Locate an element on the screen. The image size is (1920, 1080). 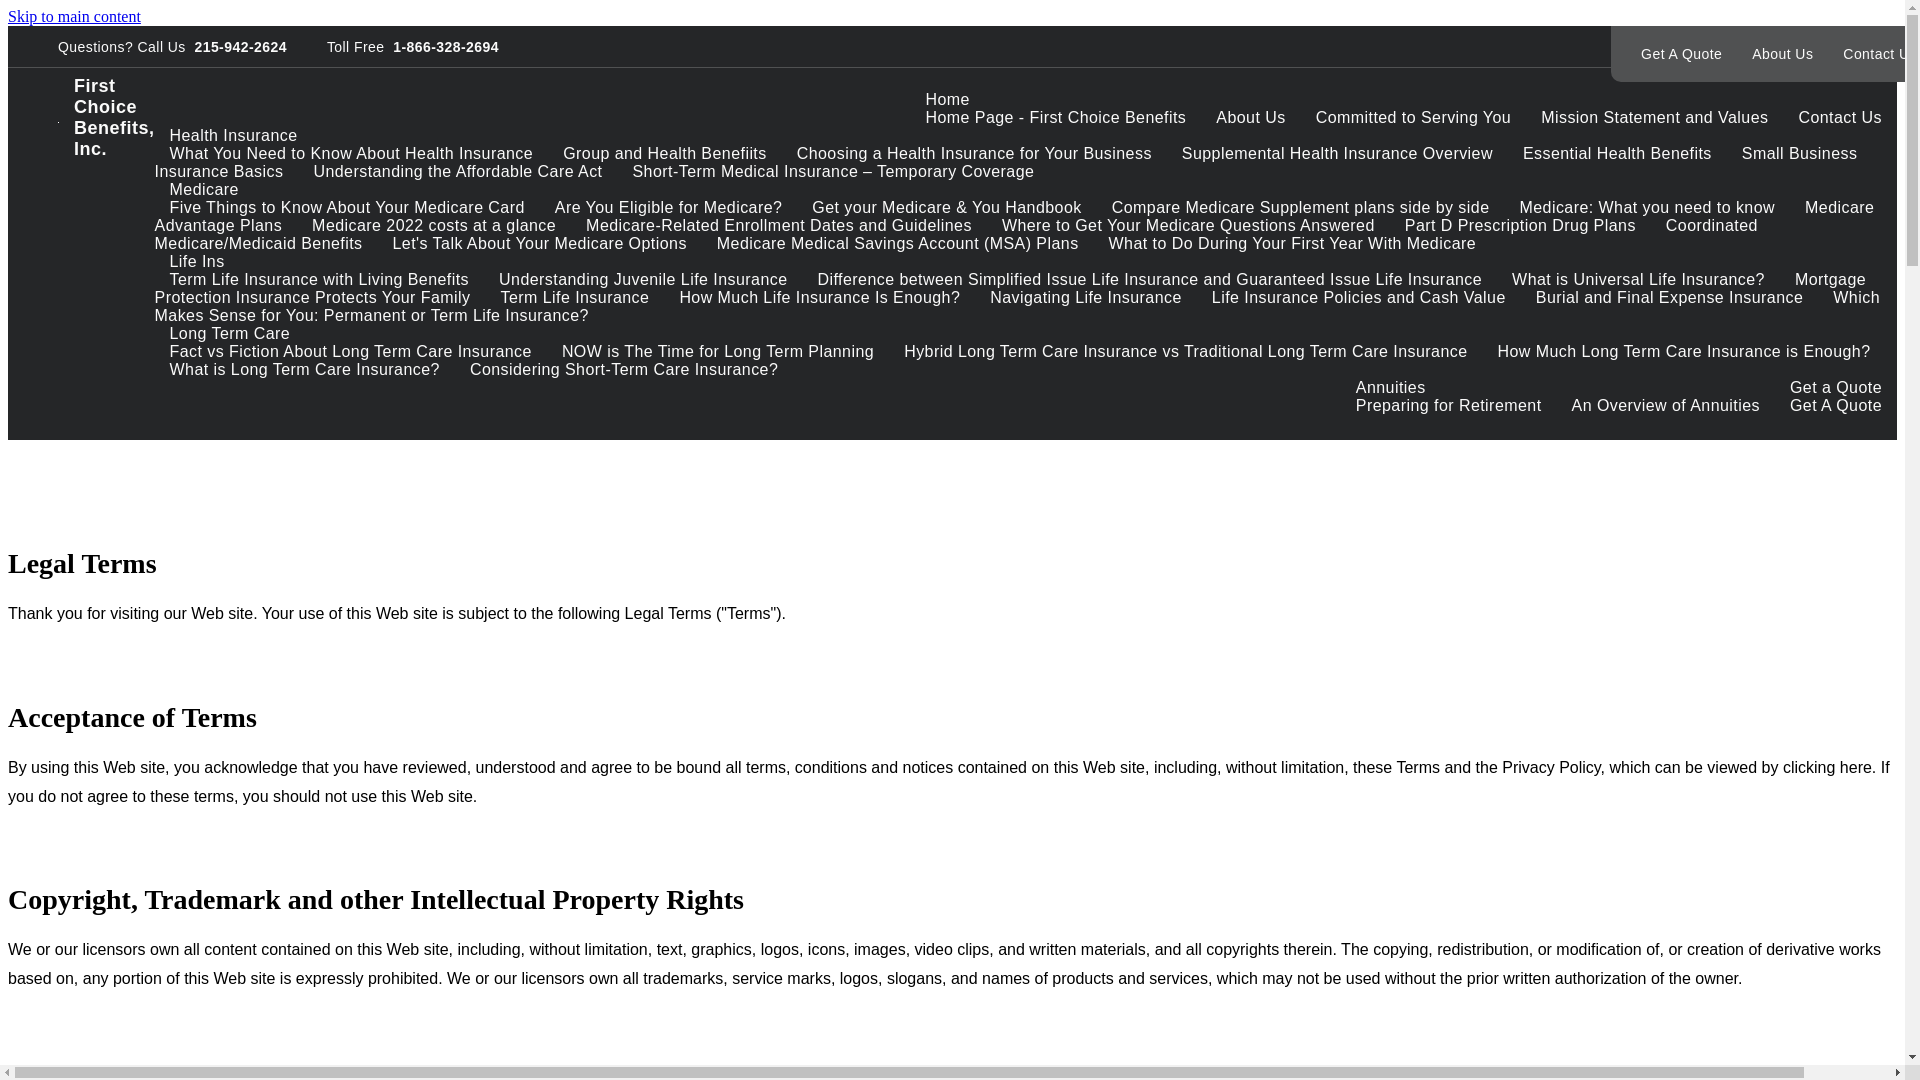
'Fact vs Fiction About Long Term Care Insurance' is located at coordinates (350, 350).